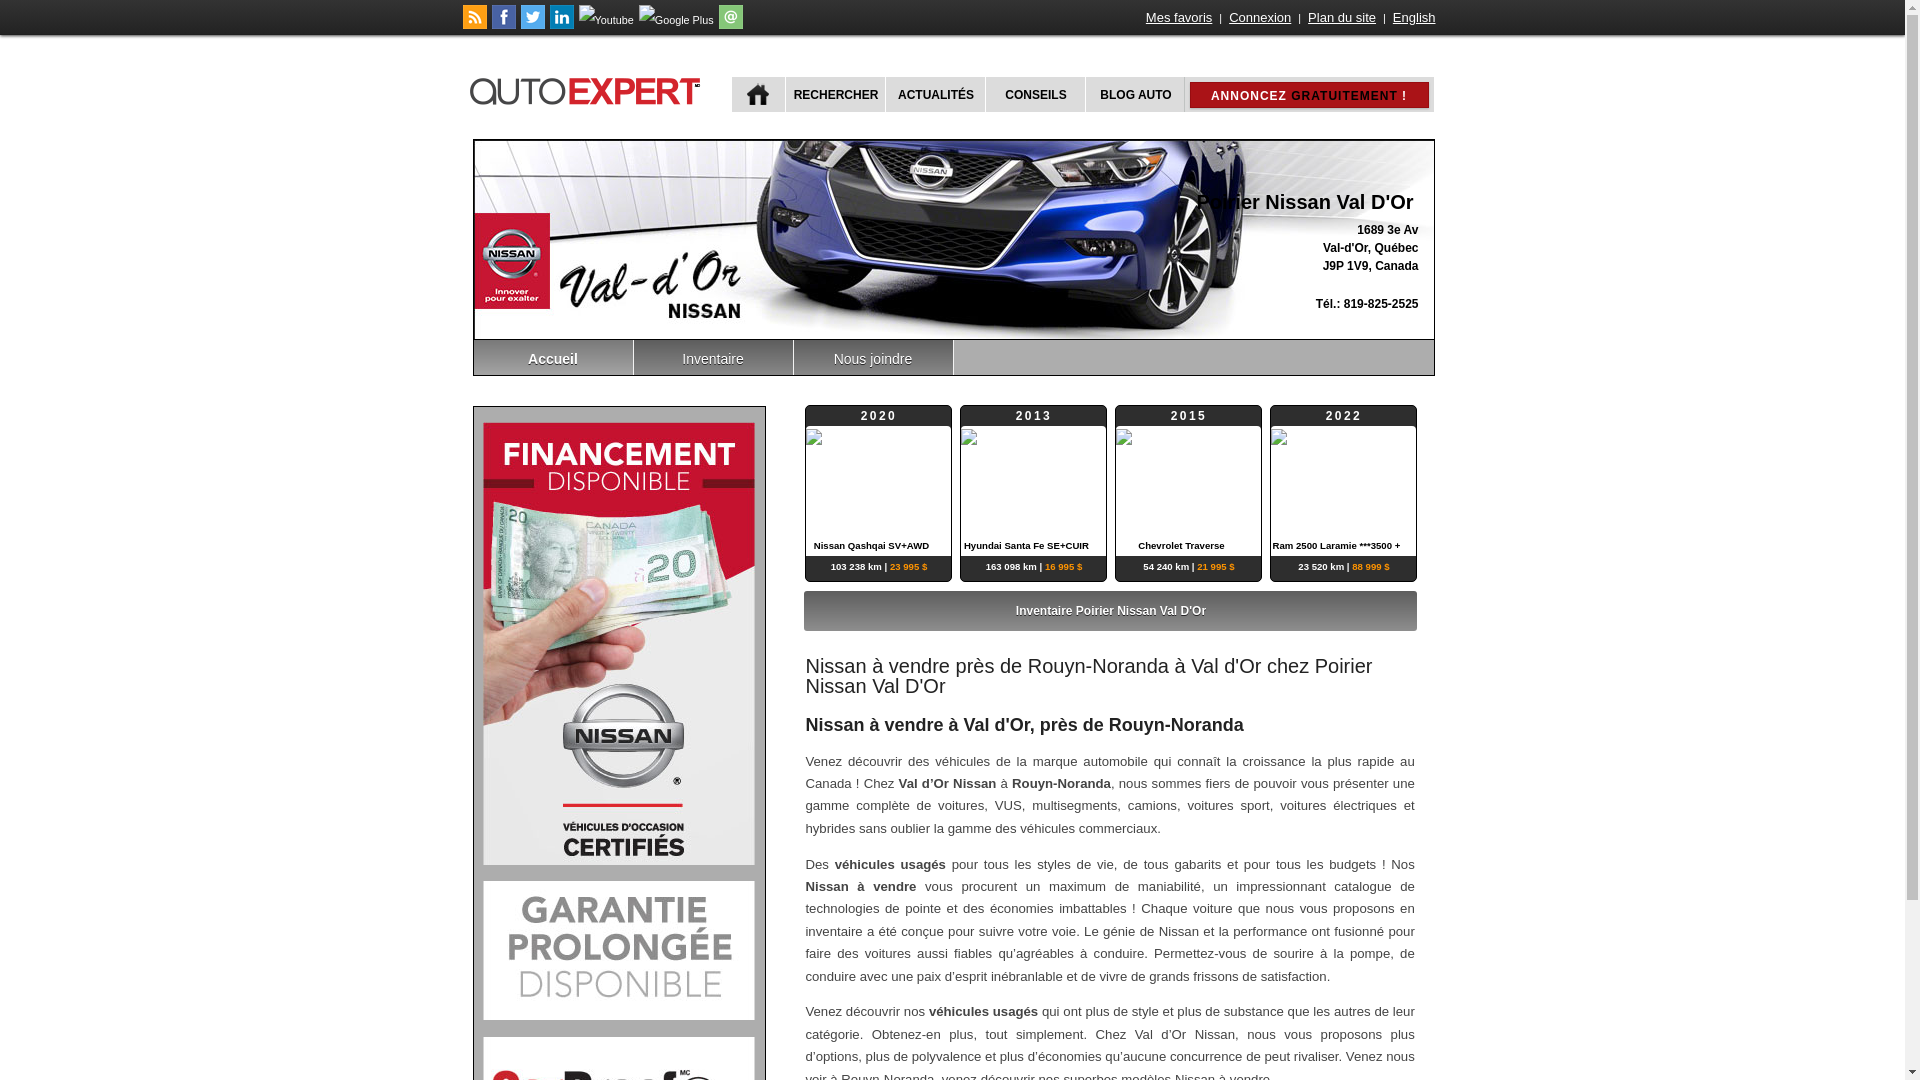 This screenshot has height=1080, width=1920. I want to click on 'ANNONCEZ GRATUITEMENT !', so click(1209, 95).